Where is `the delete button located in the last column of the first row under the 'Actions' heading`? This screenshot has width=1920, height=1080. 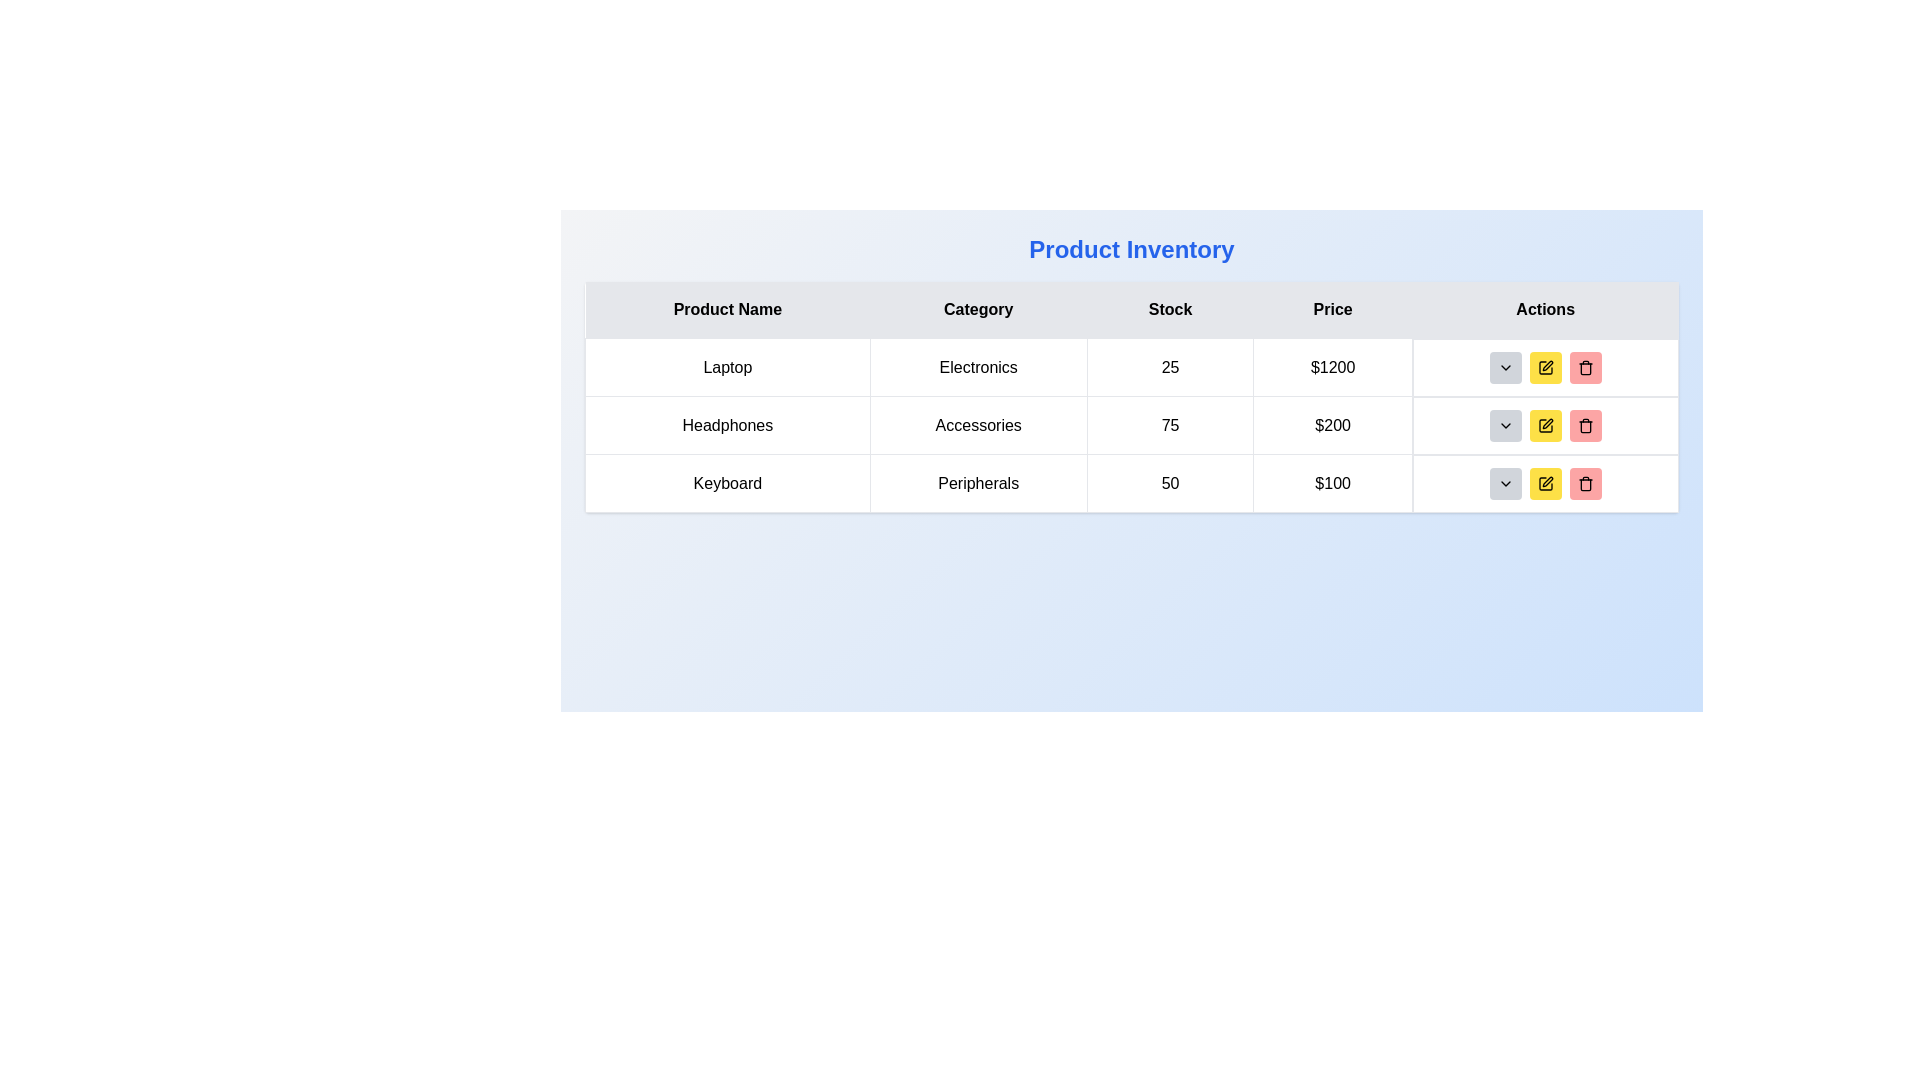 the delete button located in the last column of the first row under the 'Actions' heading is located at coordinates (1584, 367).